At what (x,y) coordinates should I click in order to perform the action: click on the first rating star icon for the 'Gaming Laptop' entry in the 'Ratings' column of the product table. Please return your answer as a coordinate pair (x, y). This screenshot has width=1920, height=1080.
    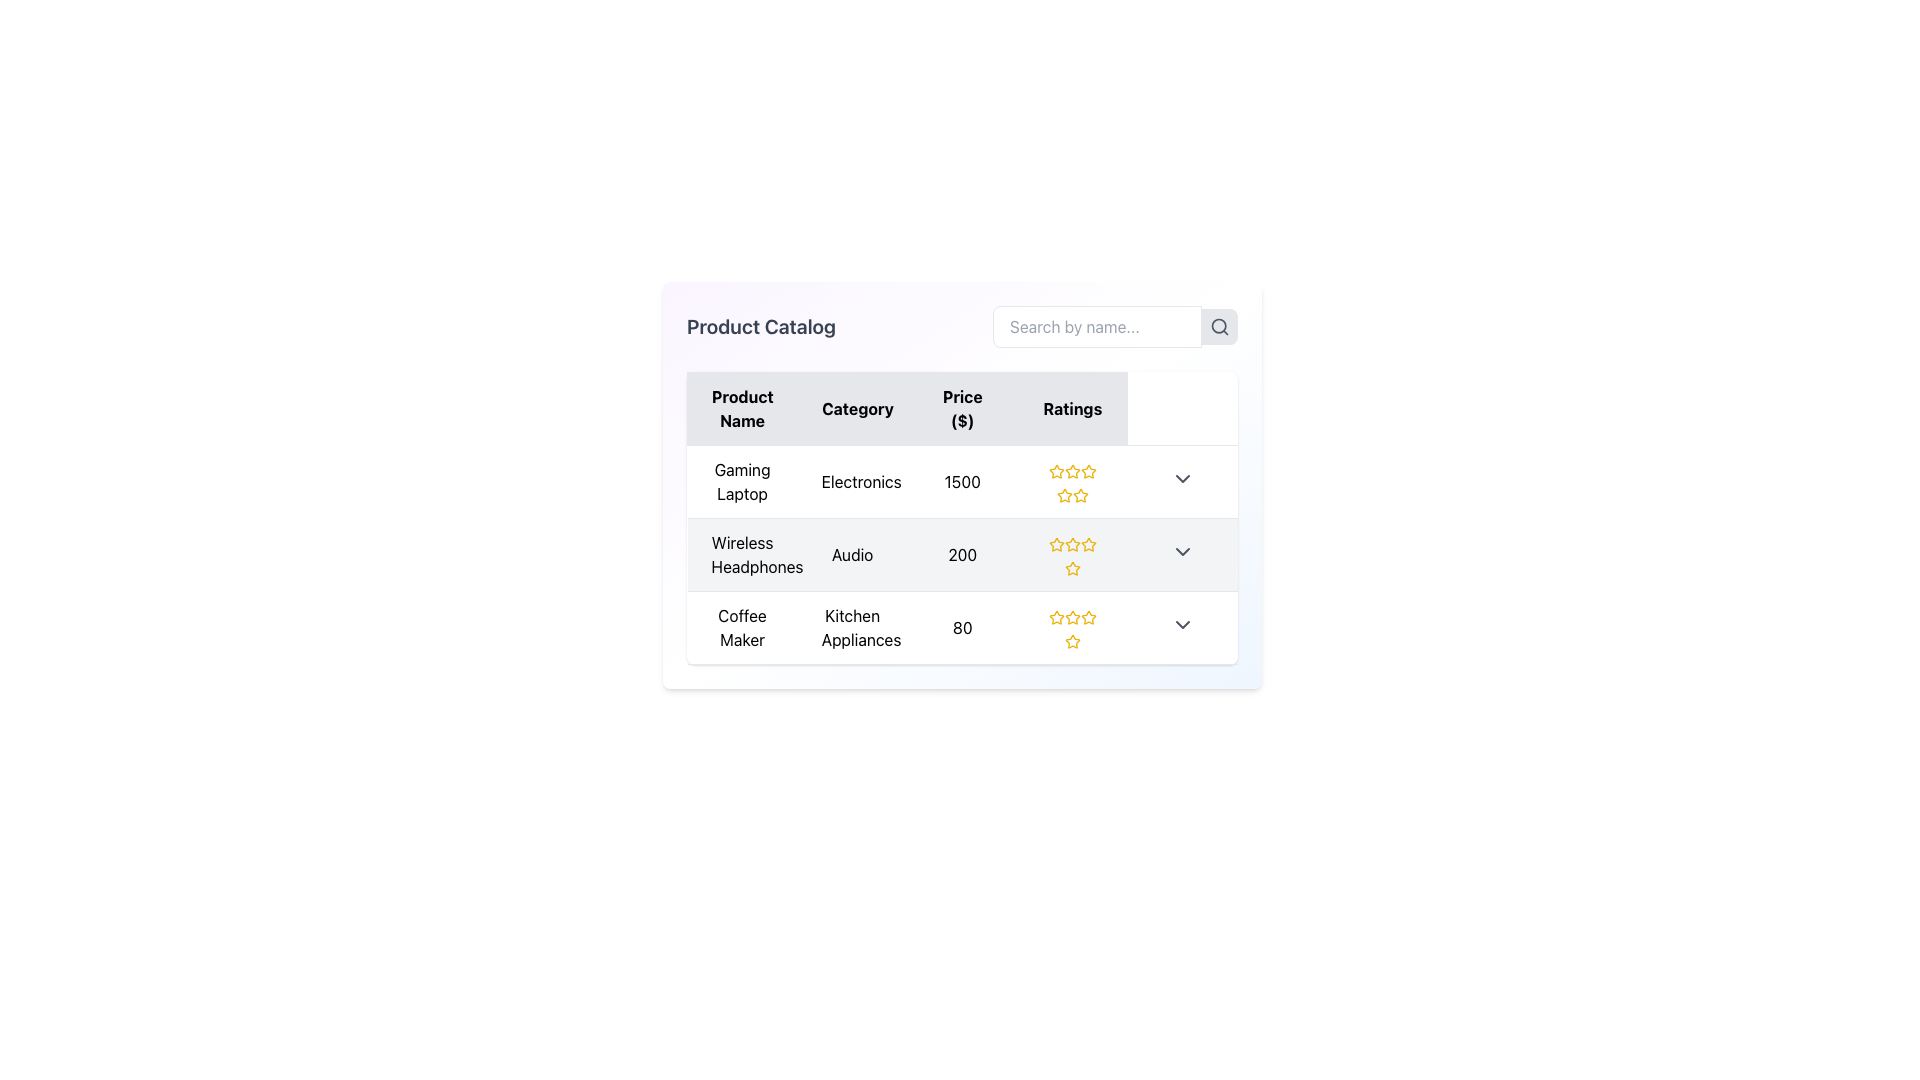
    Looking at the image, I should click on (1055, 471).